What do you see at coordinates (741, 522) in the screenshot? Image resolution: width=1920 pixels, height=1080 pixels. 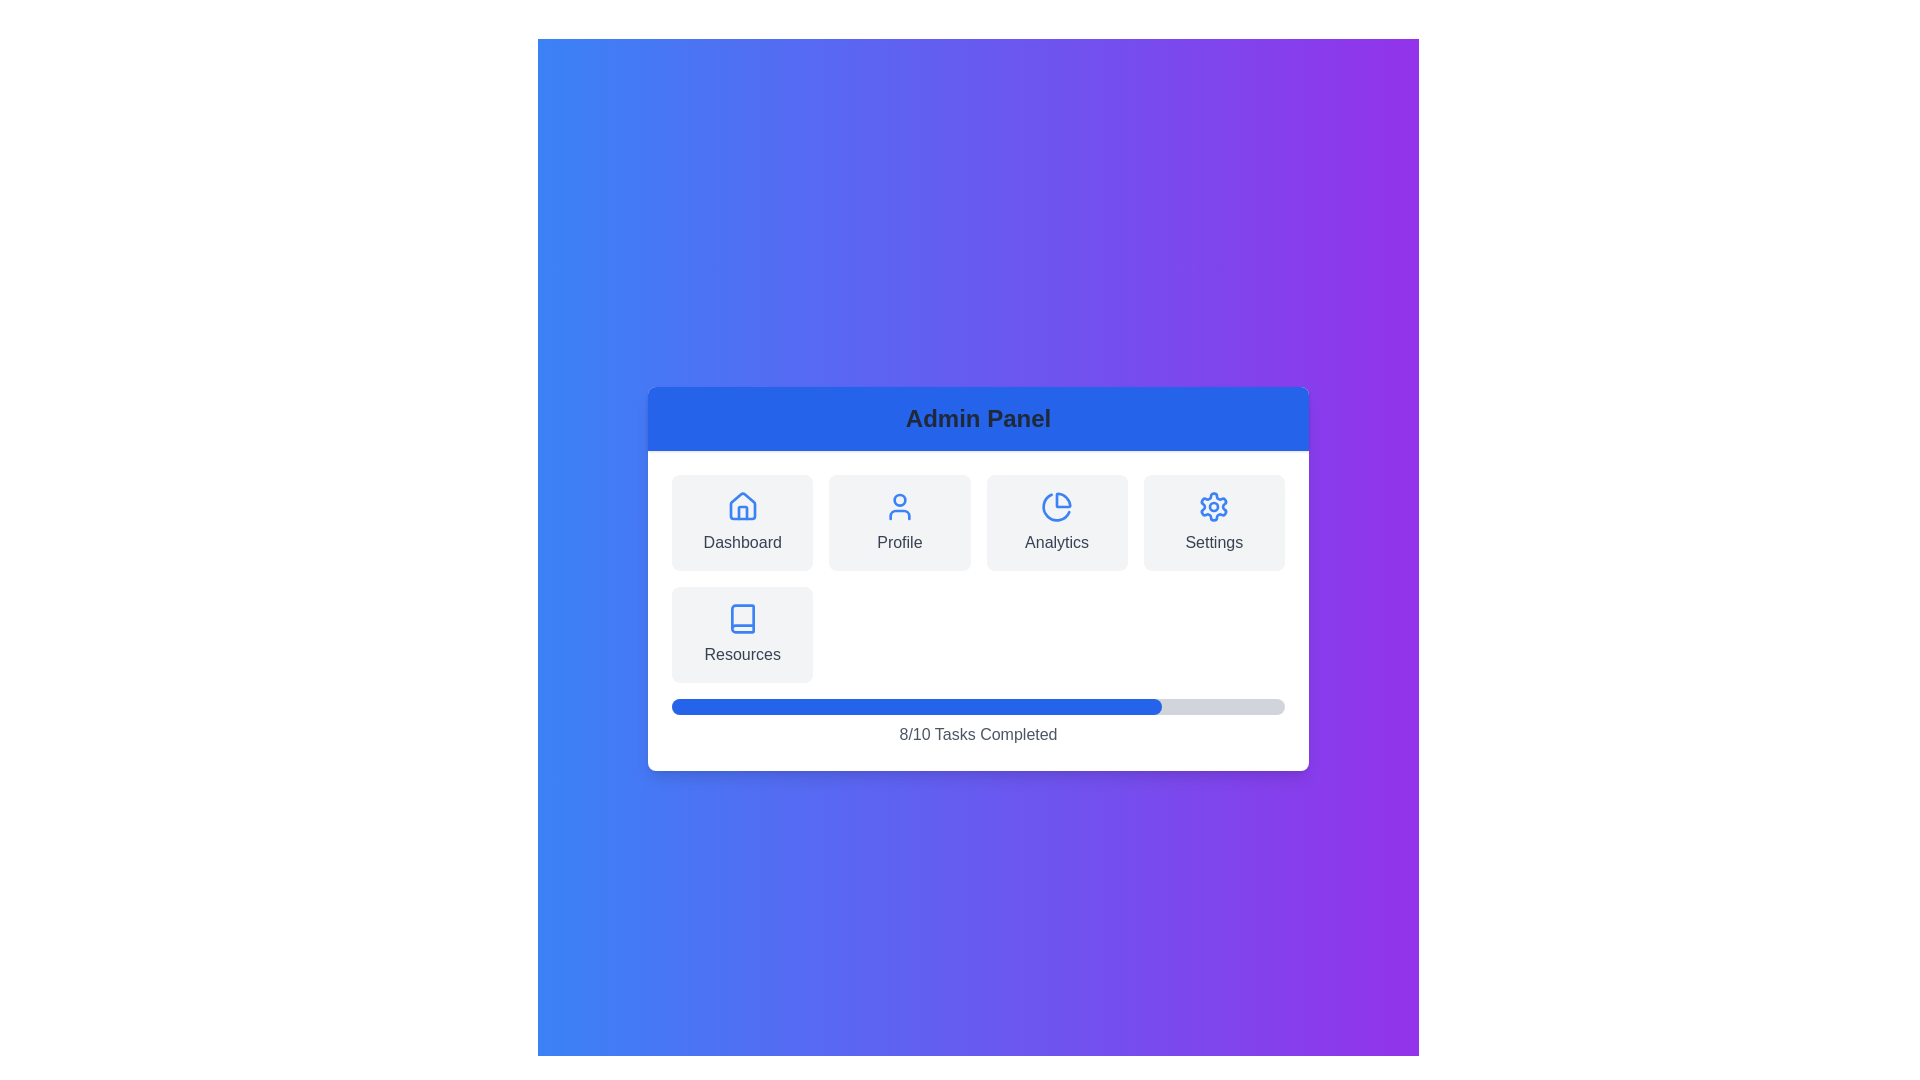 I see `the Dashboard menu option to navigate to its section` at bounding box center [741, 522].